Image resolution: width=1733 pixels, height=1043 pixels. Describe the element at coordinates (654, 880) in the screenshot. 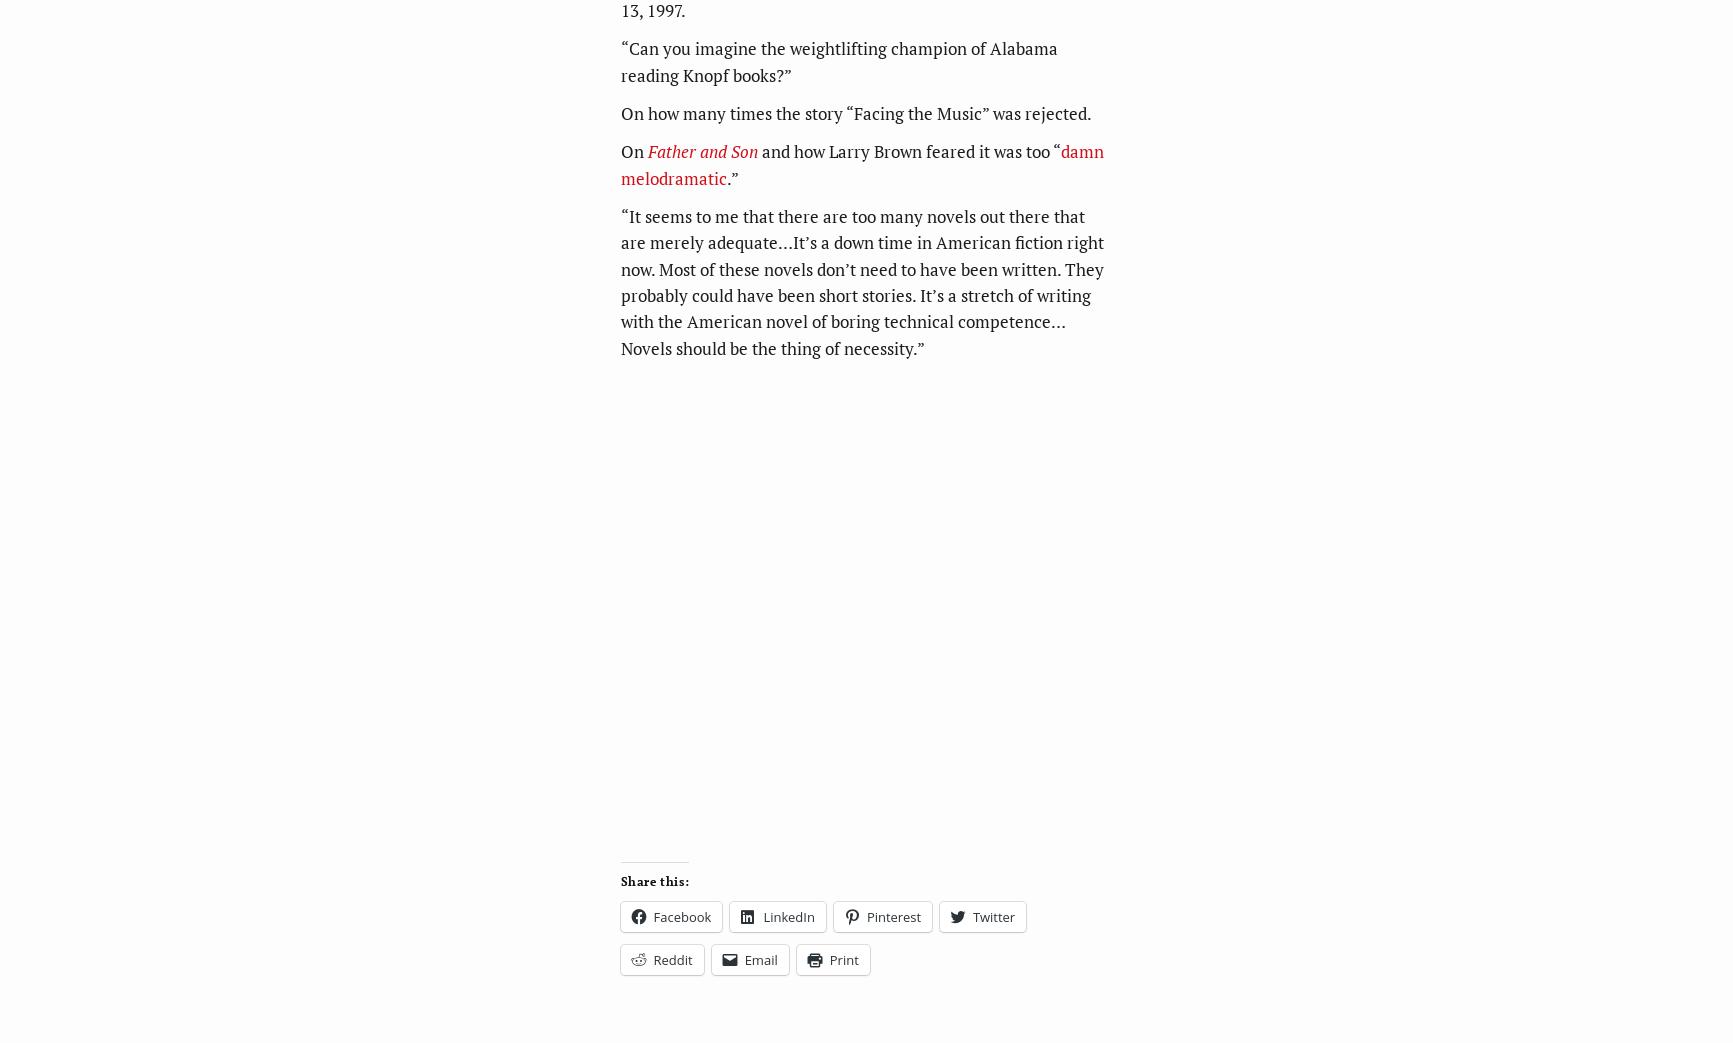

I see `'Share this:'` at that location.